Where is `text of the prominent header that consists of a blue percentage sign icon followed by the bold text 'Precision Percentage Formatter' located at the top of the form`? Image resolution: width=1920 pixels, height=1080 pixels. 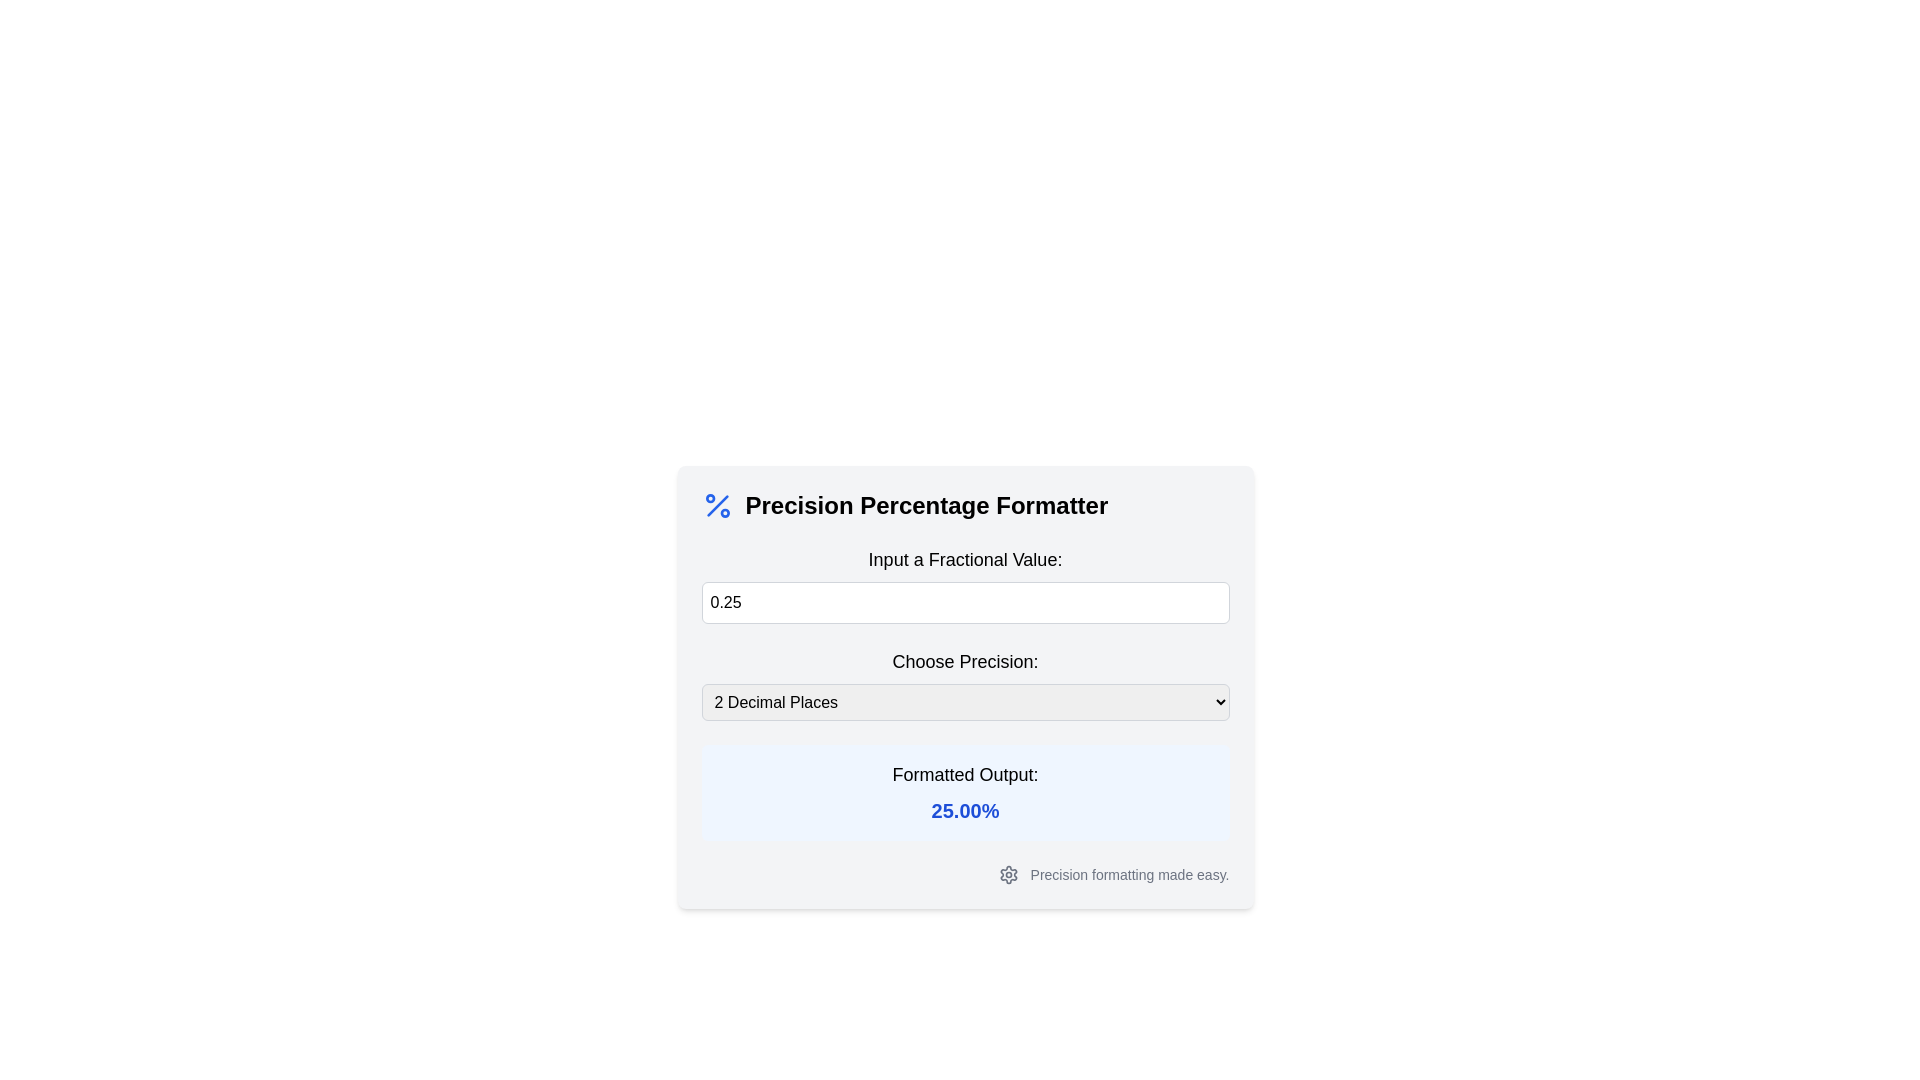 text of the prominent header that consists of a blue percentage sign icon followed by the bold text 'Precision Percentage Formatter' located at the top of the form is located at coordinates (965, 504).